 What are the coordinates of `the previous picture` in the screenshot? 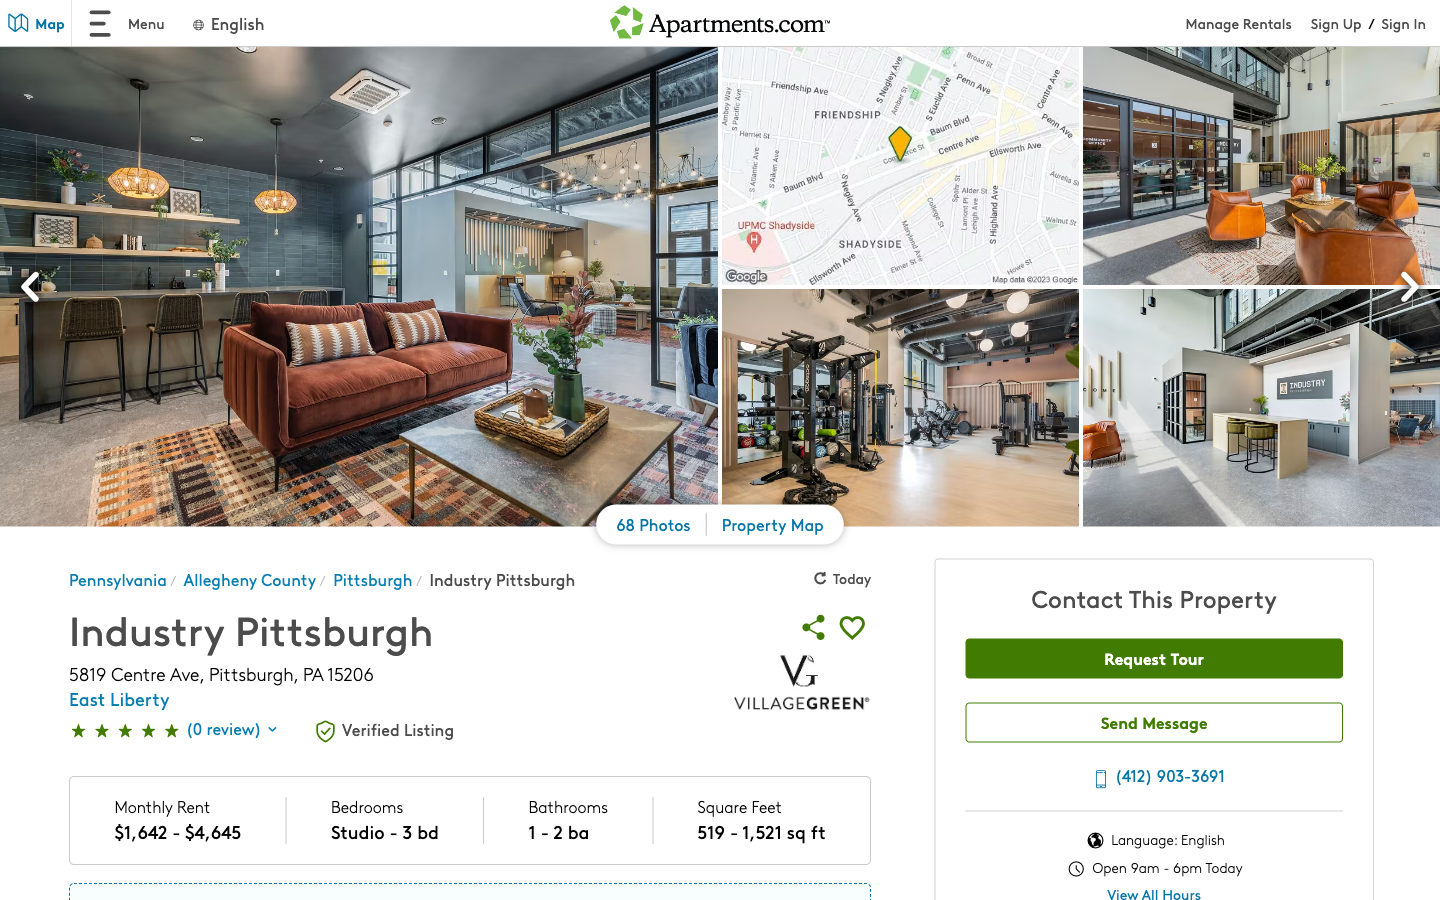 It's located at (30, 289).